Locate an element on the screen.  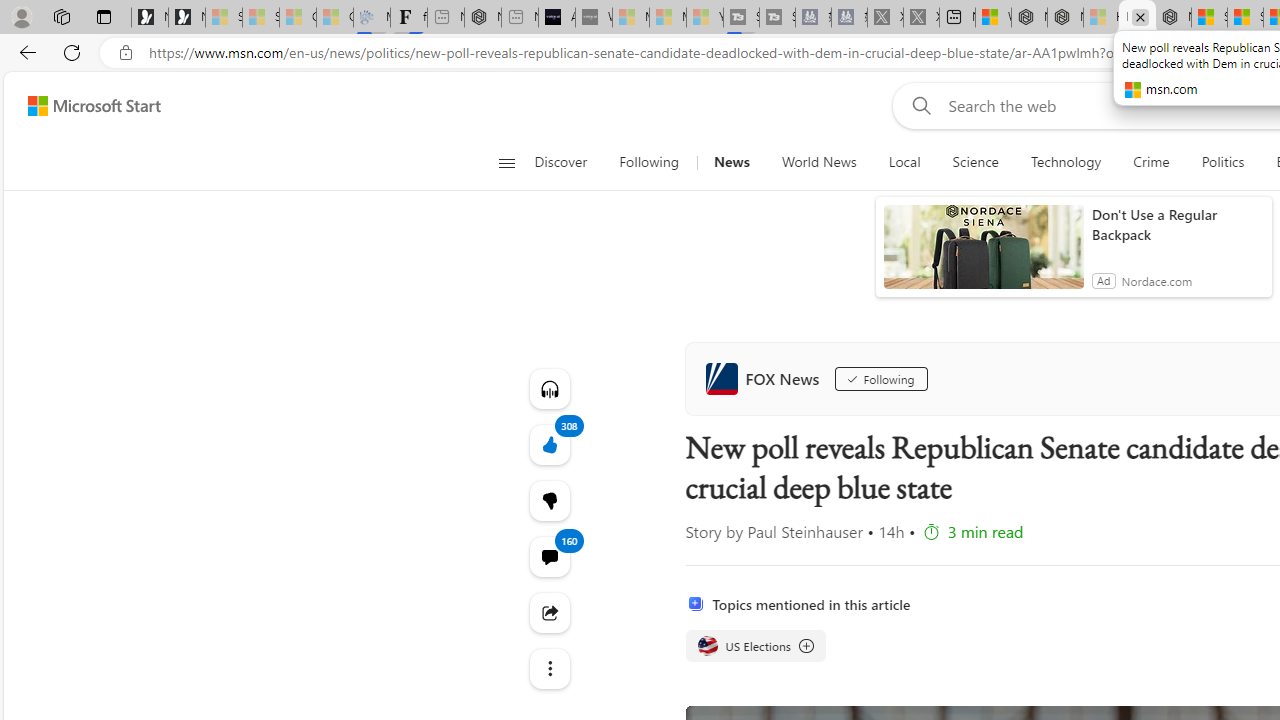
'Listen to this article' is located at coordinates (549, 388).